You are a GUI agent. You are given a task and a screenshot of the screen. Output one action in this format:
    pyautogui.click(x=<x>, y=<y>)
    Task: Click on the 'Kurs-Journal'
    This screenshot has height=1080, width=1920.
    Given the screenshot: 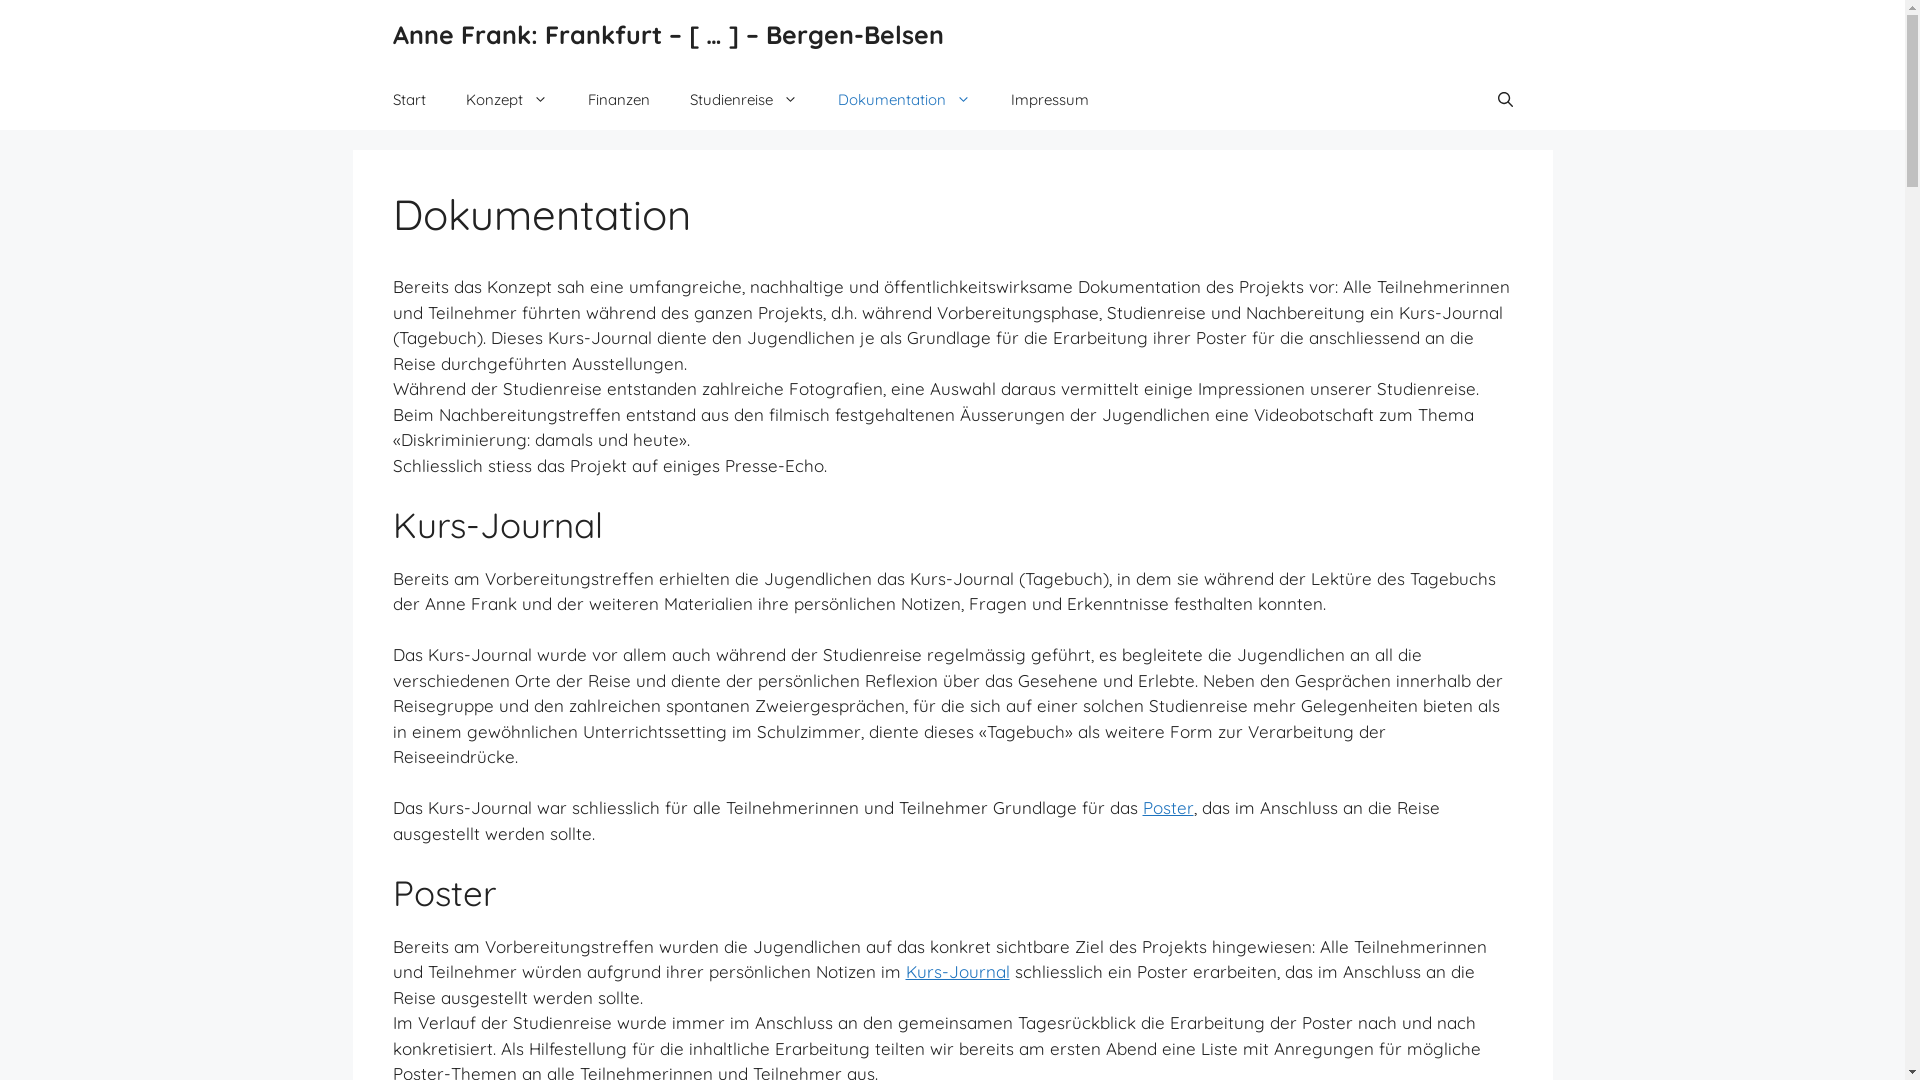 What is the action you would take?
    pyautogui.click(x=905, y=970)
    